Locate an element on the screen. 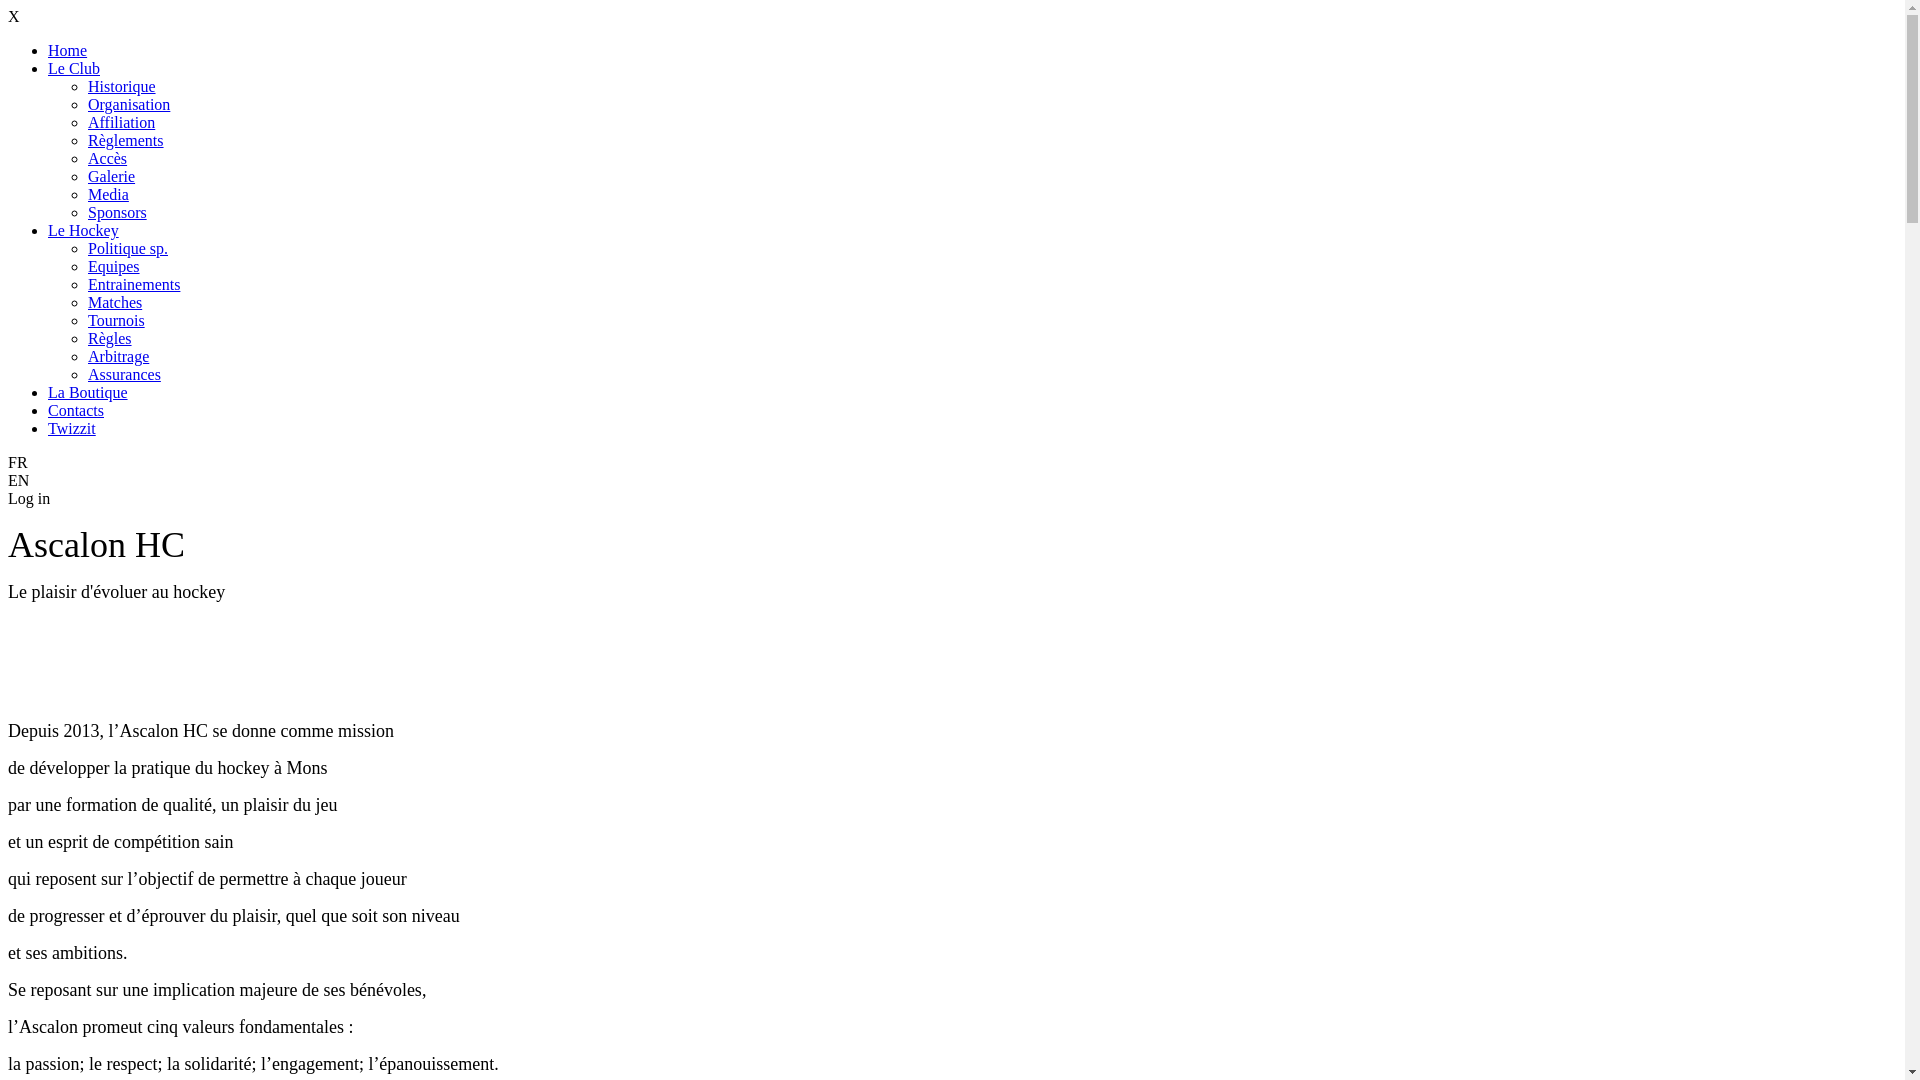 The image size is (1920, 1080). 'Arbitrage' is located at coordinates (117, 355).